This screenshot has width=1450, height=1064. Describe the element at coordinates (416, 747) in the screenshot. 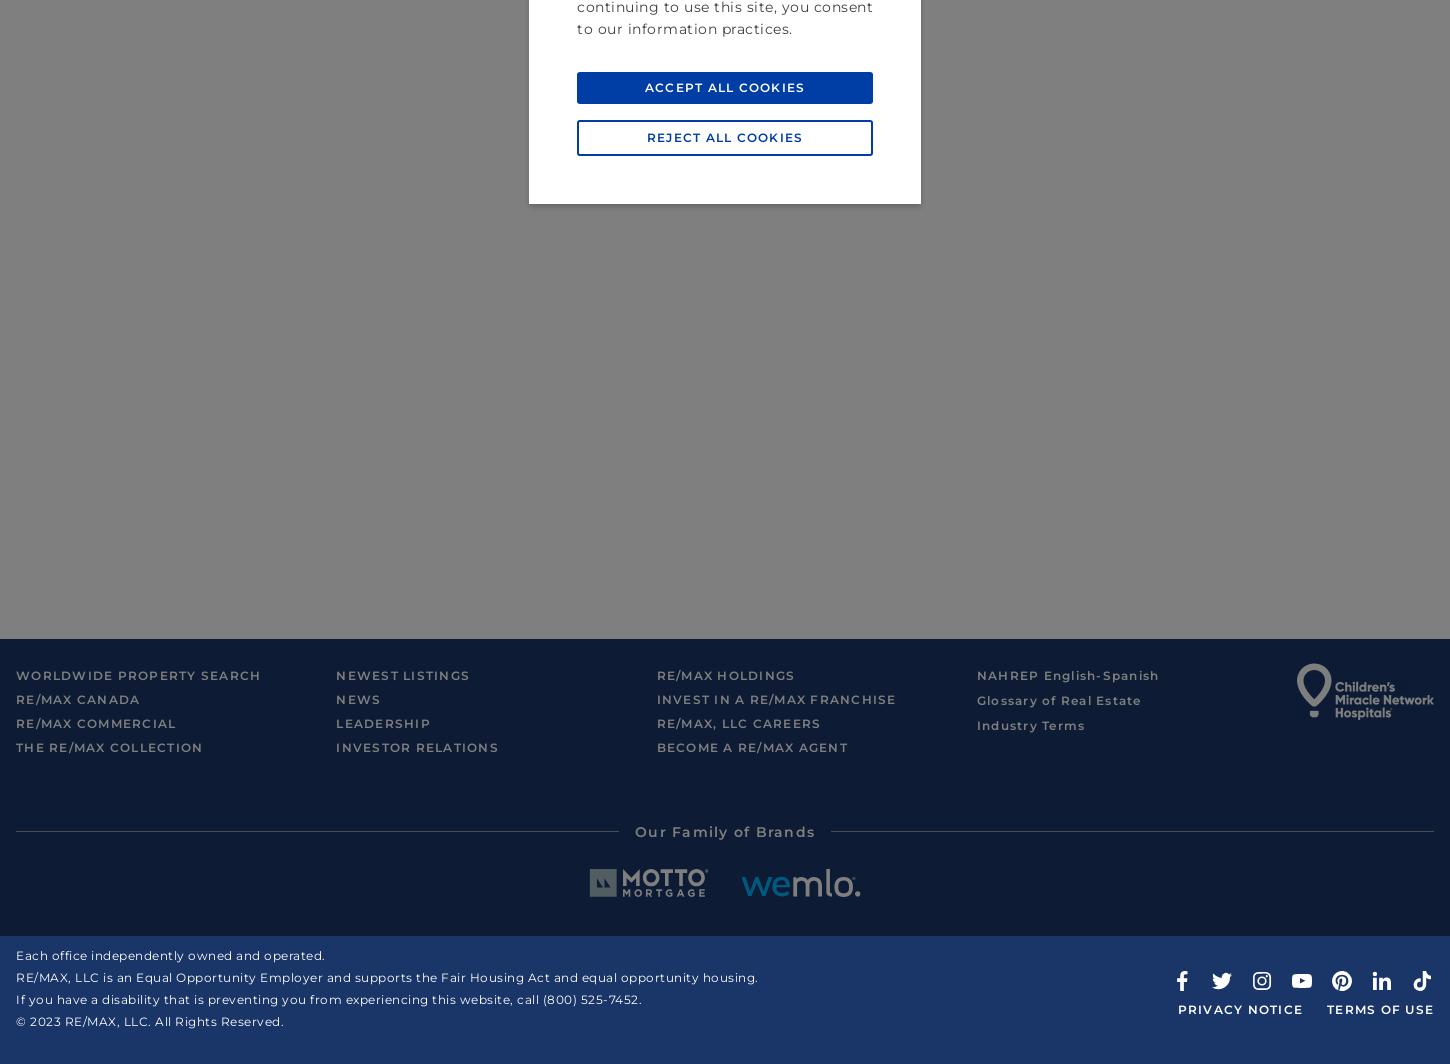

I see `'Investor Relations'` at that location.